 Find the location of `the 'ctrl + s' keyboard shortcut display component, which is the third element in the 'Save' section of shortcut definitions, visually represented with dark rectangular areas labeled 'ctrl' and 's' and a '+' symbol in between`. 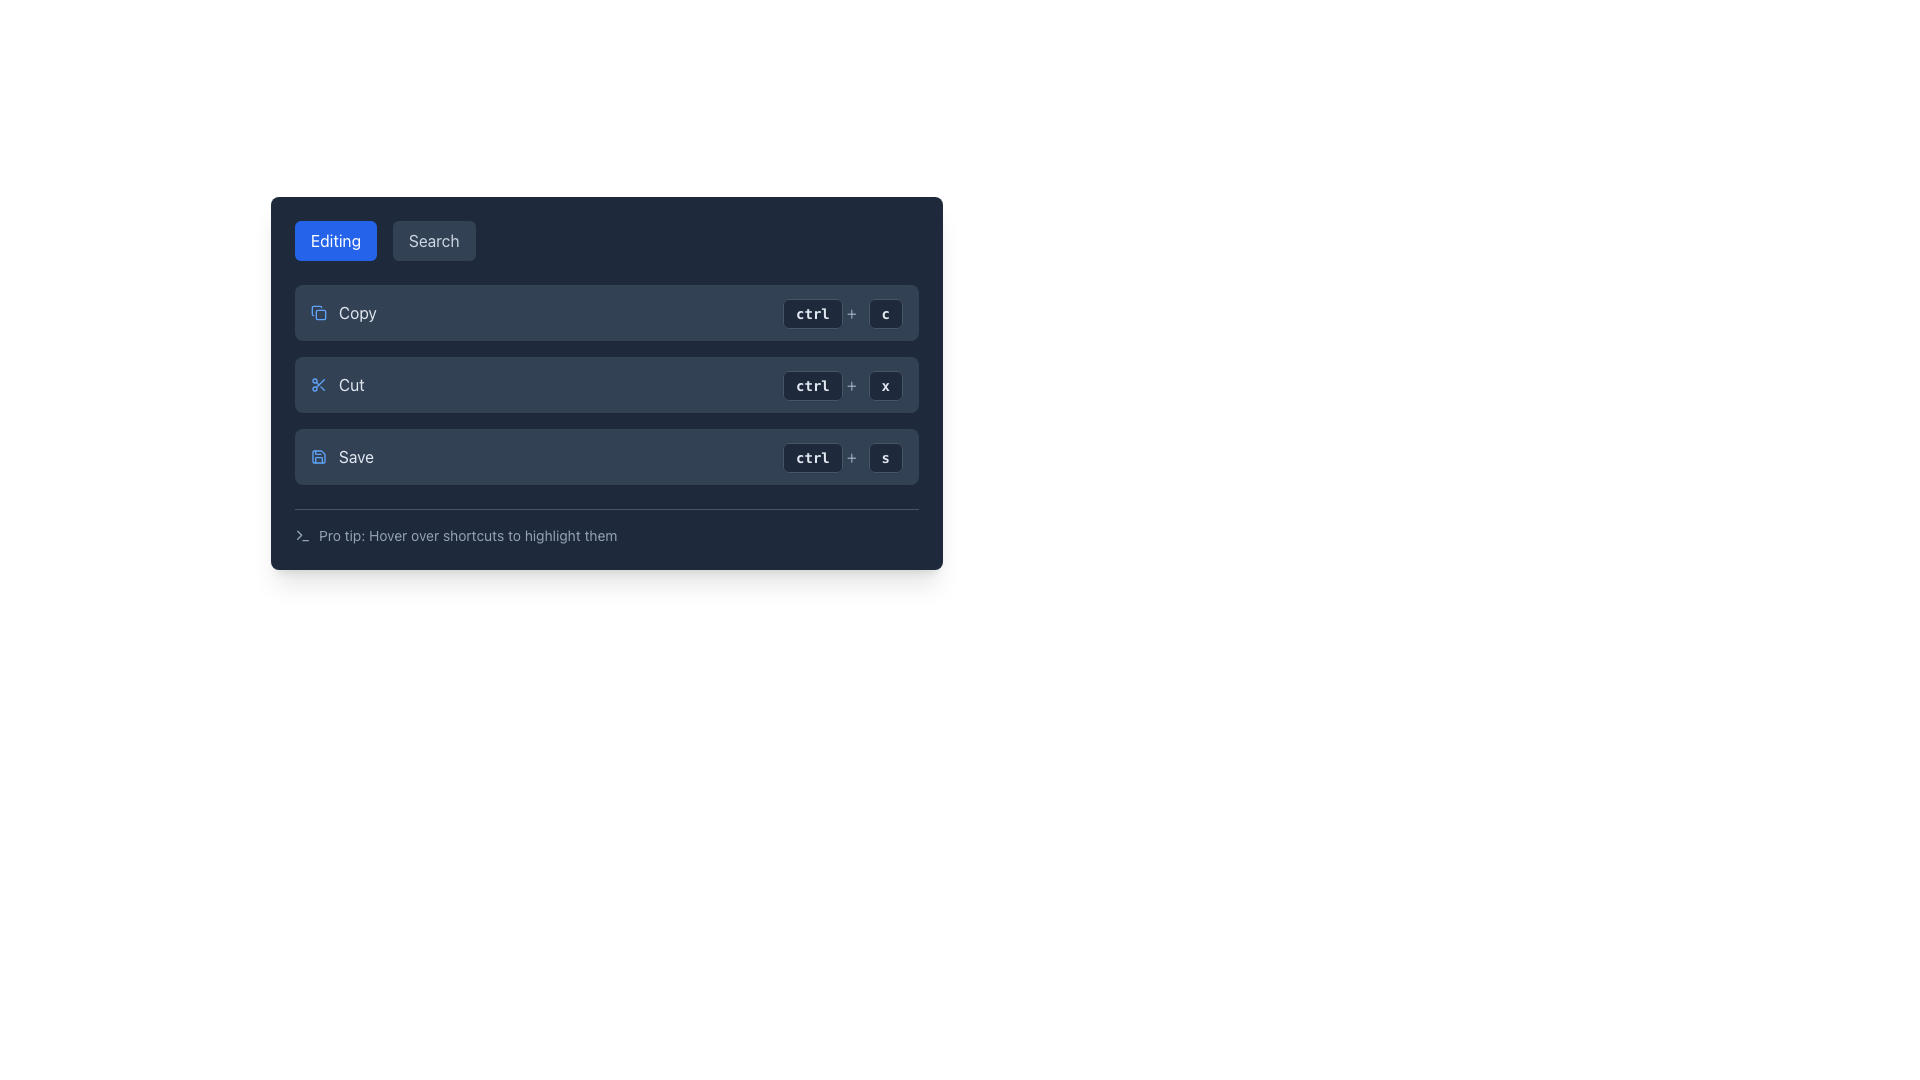

the 'ctrl + s' keyboard shortcut display component, which is the third element in the 'Save' section of shortcut definitions, visually represented with dark rectangular areas labeled 'ctrl' and 's' and a '+' symbol in between is located at coordinates (843, 456).